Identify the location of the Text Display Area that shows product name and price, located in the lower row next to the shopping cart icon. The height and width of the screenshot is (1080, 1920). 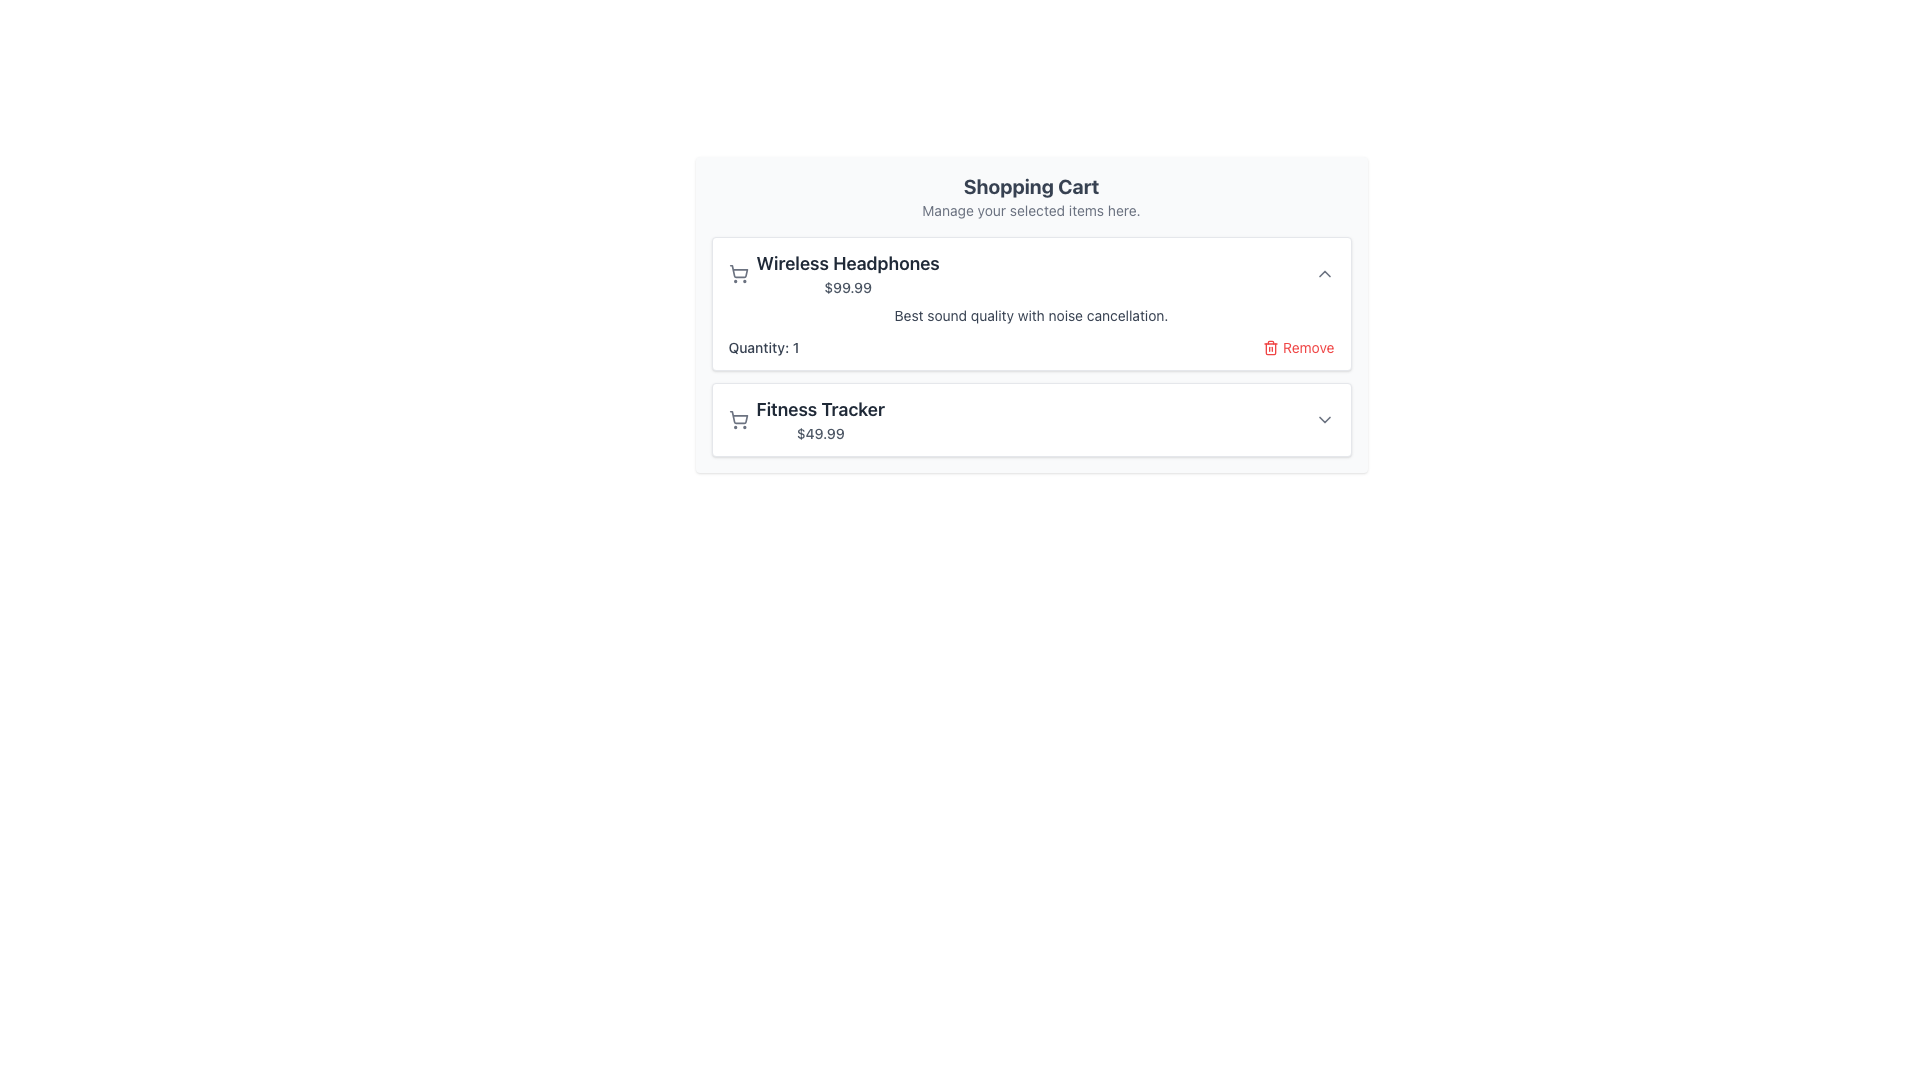
(820, 419).